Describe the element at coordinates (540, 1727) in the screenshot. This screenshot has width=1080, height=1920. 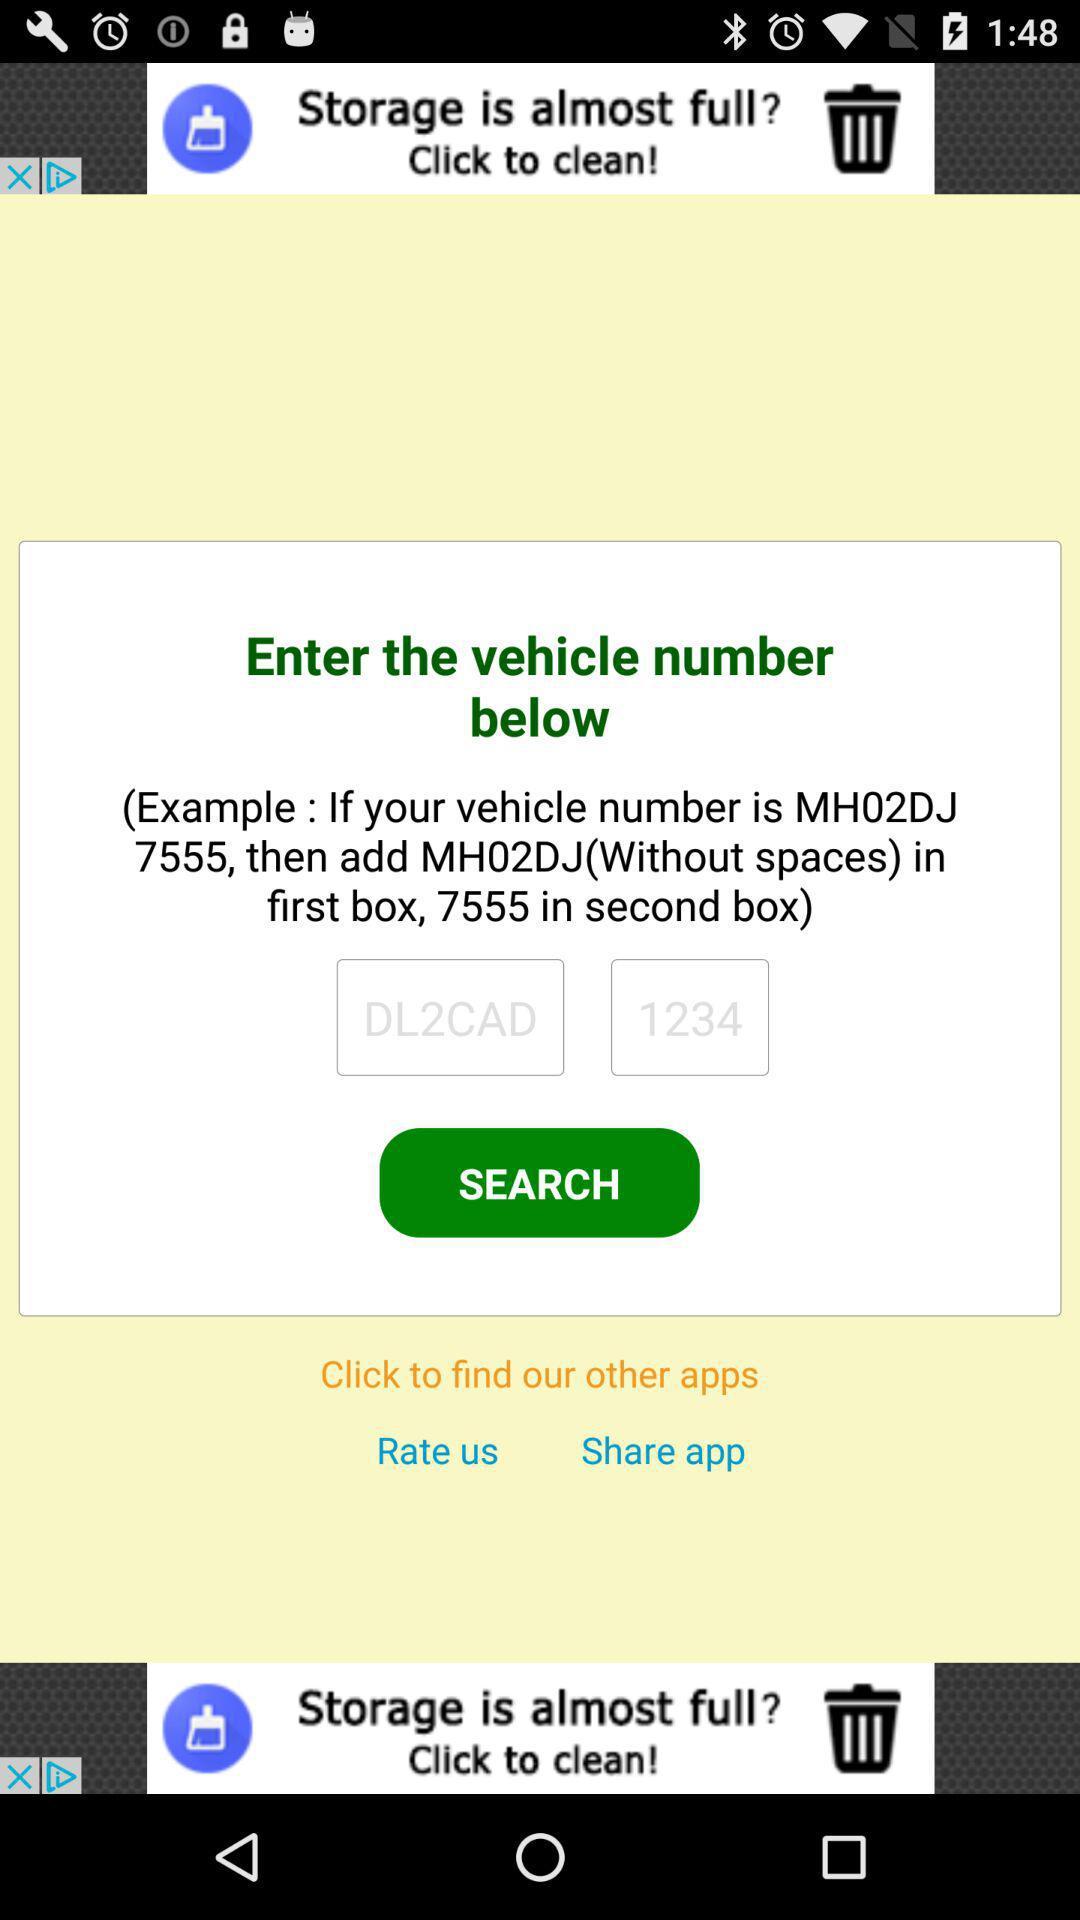
I see `advertisement page` at that location.